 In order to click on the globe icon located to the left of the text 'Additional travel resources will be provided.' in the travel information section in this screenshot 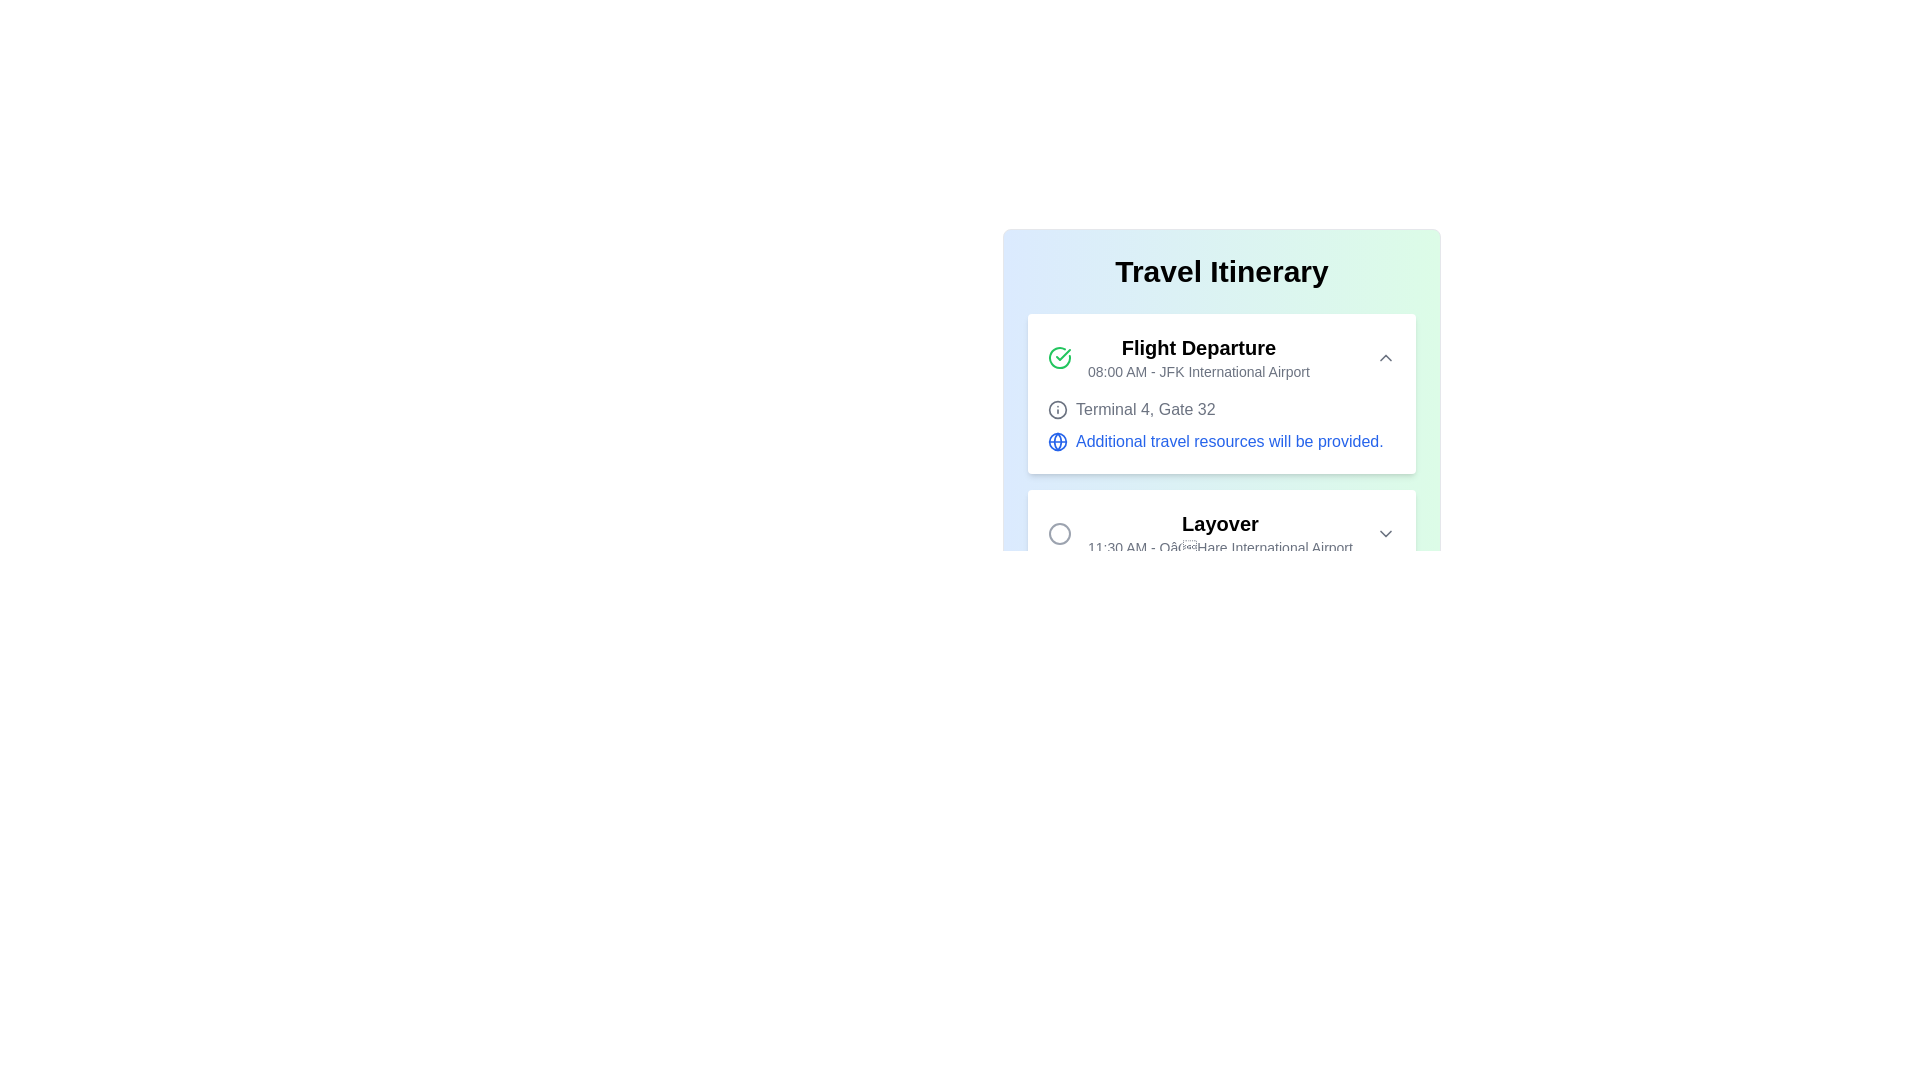, I will do `click(1056, 441)`.